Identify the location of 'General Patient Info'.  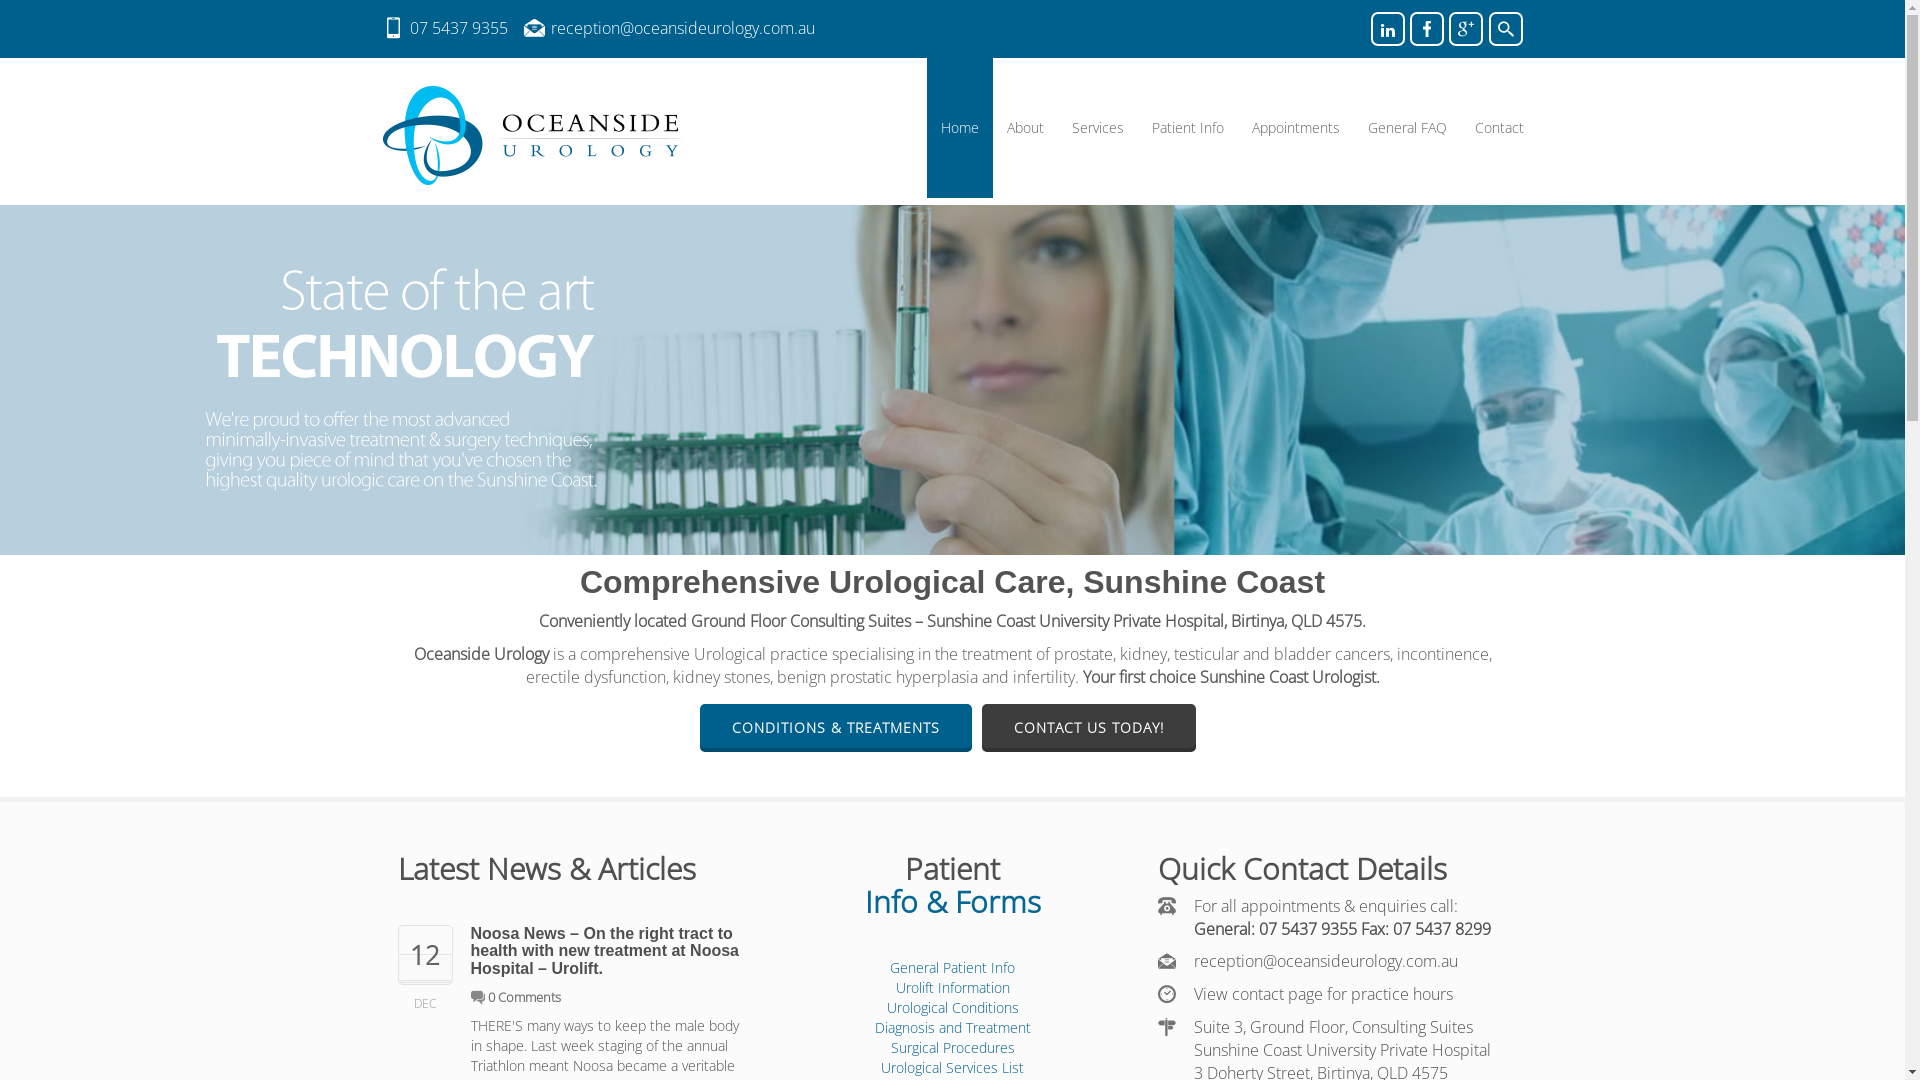
(951, 966).